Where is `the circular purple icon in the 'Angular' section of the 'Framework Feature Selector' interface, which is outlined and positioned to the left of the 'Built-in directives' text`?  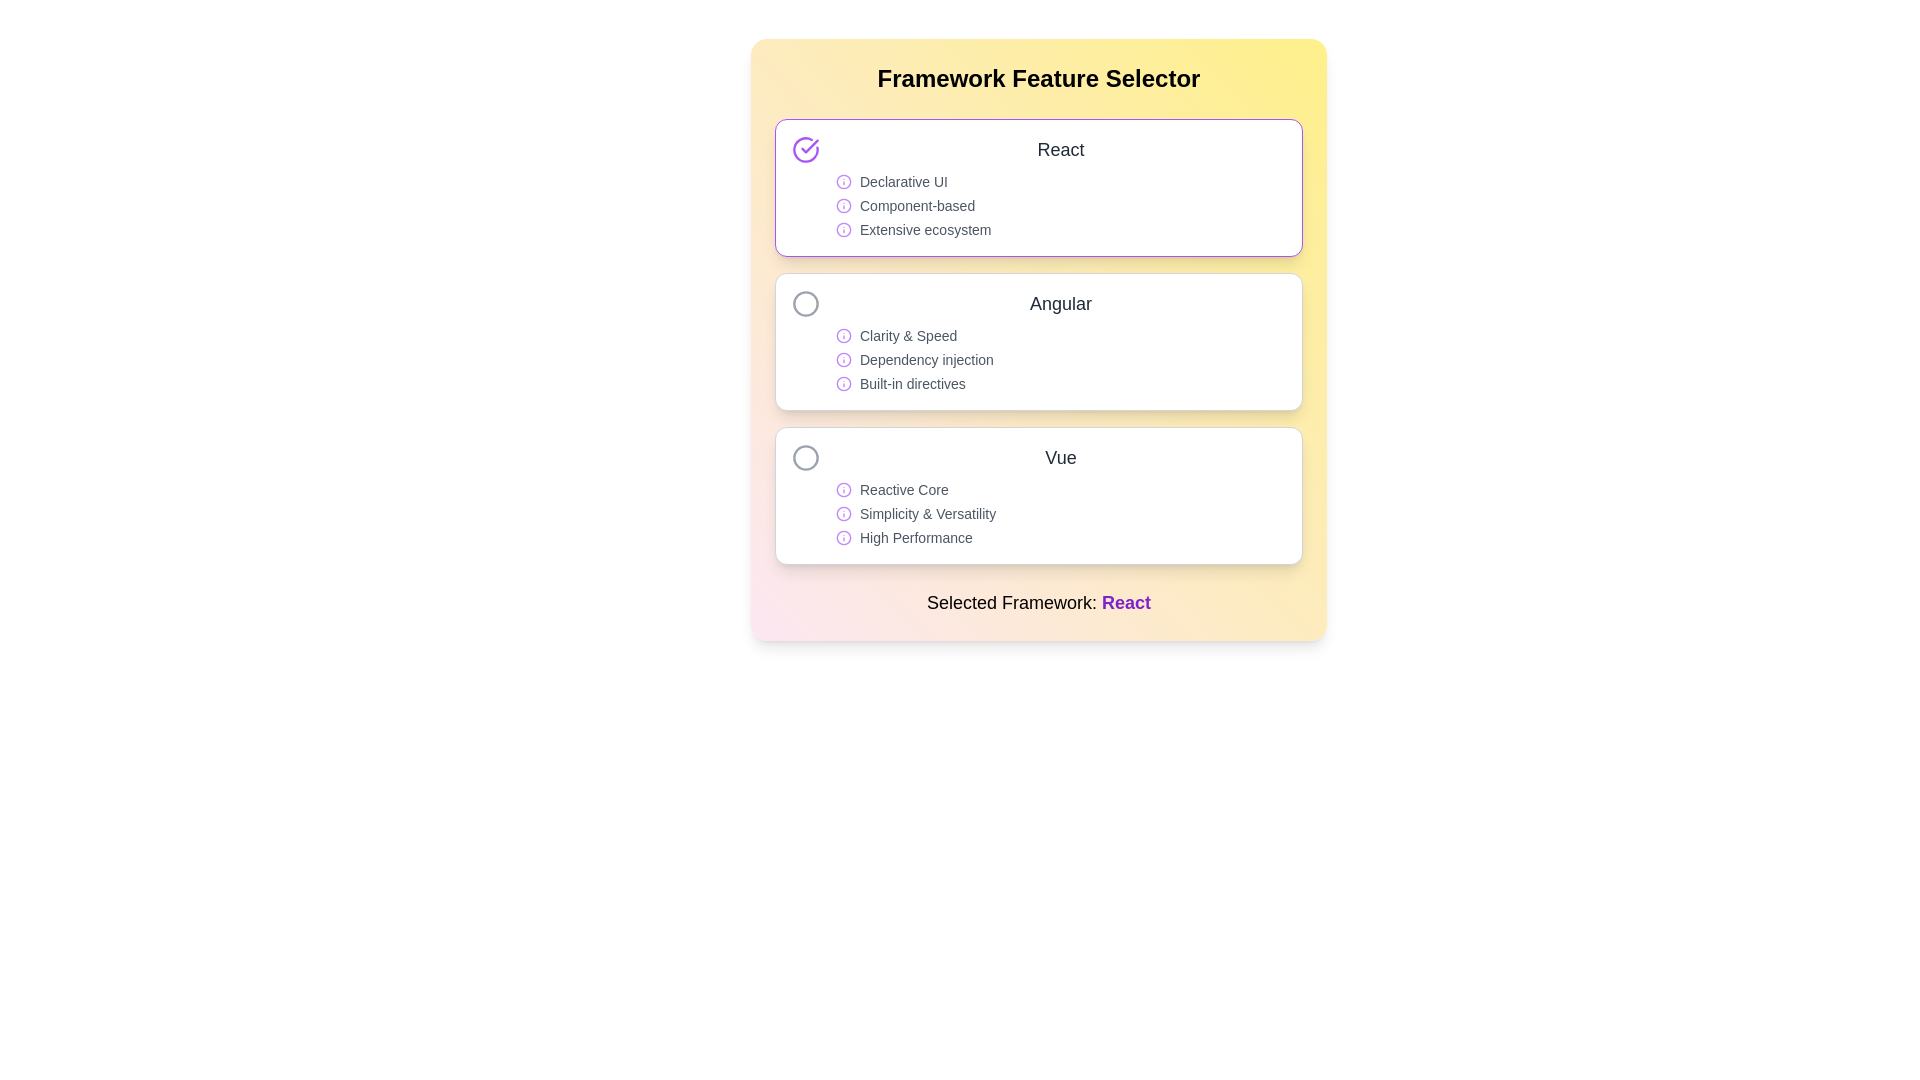
the circular purple icon in the 'Angular' section of the 'Framework Feature Selector' interface, which is outlined and positioned to the left of the 'Built-in directives' text is located at coordinates (844, 384).